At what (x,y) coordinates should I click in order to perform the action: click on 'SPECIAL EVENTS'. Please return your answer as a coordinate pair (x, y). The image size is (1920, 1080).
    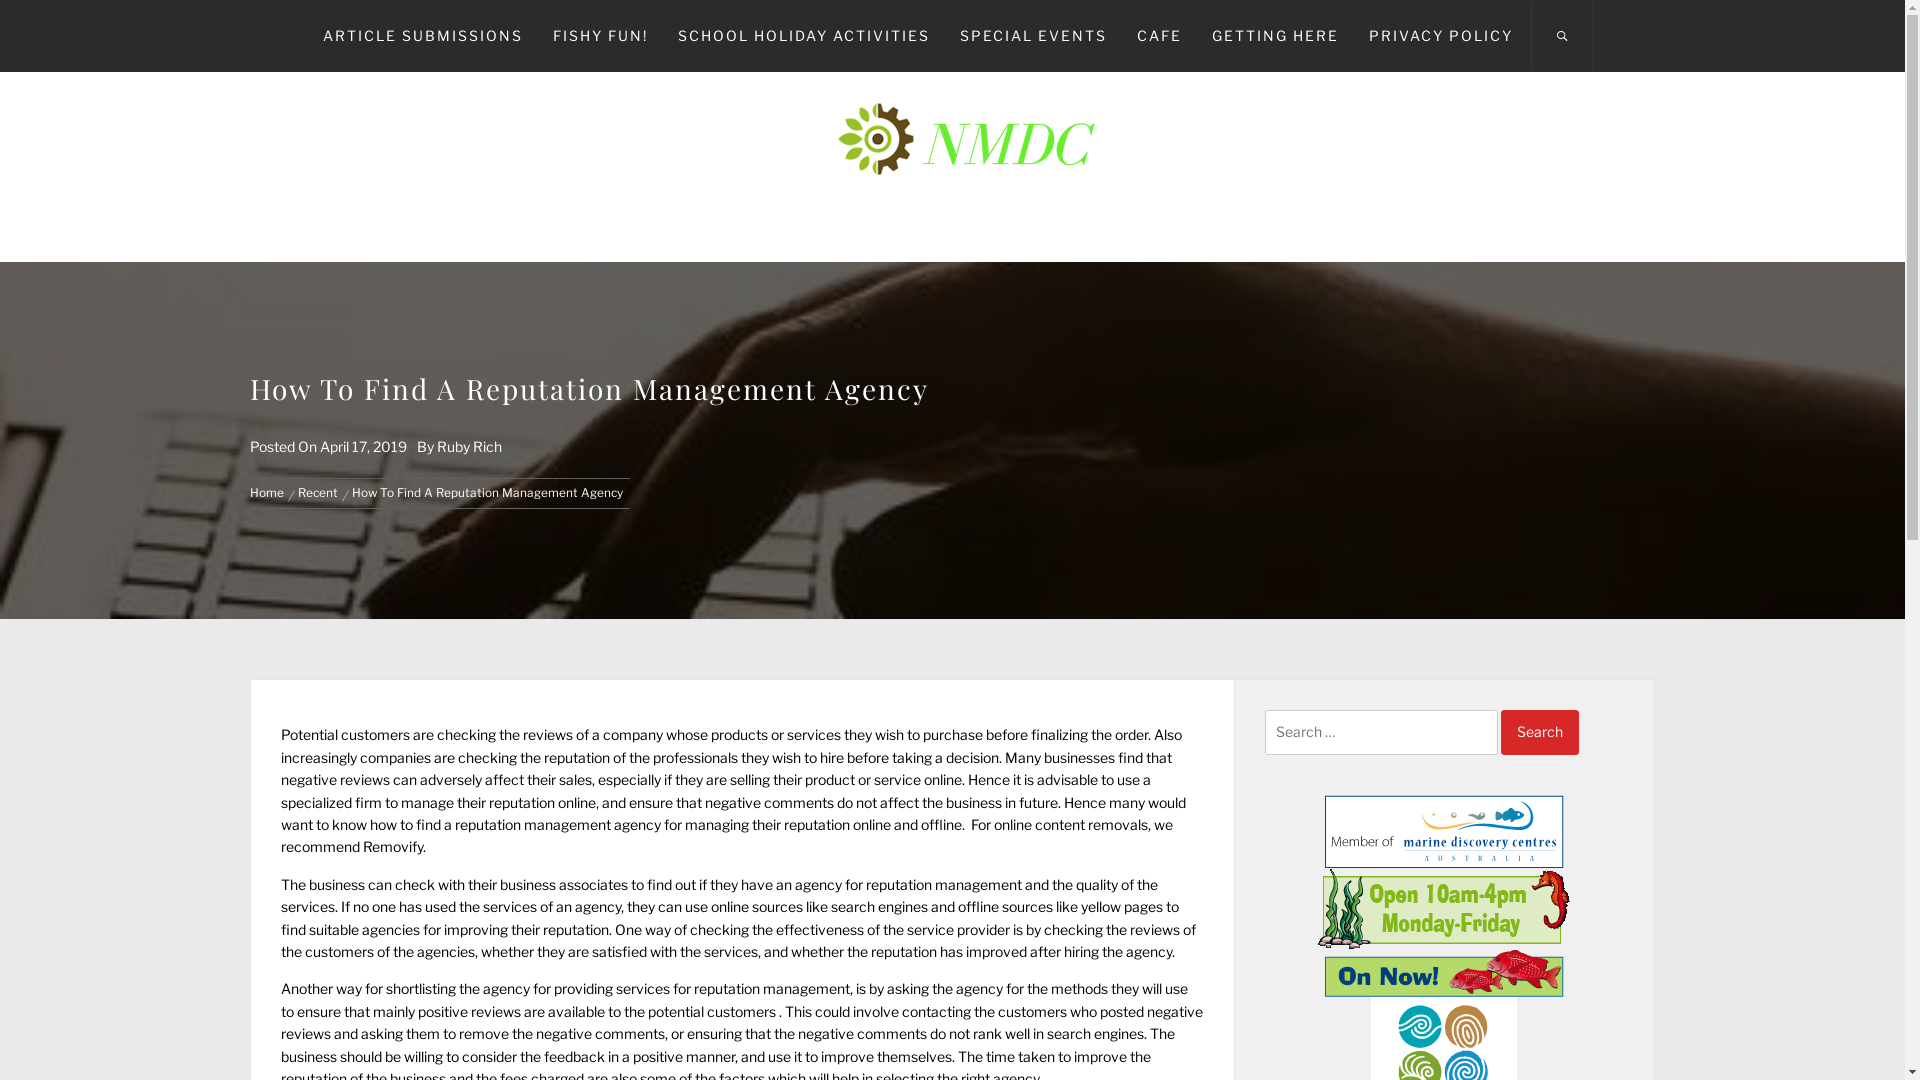
    Looking at the image, I should click on (943, 35).